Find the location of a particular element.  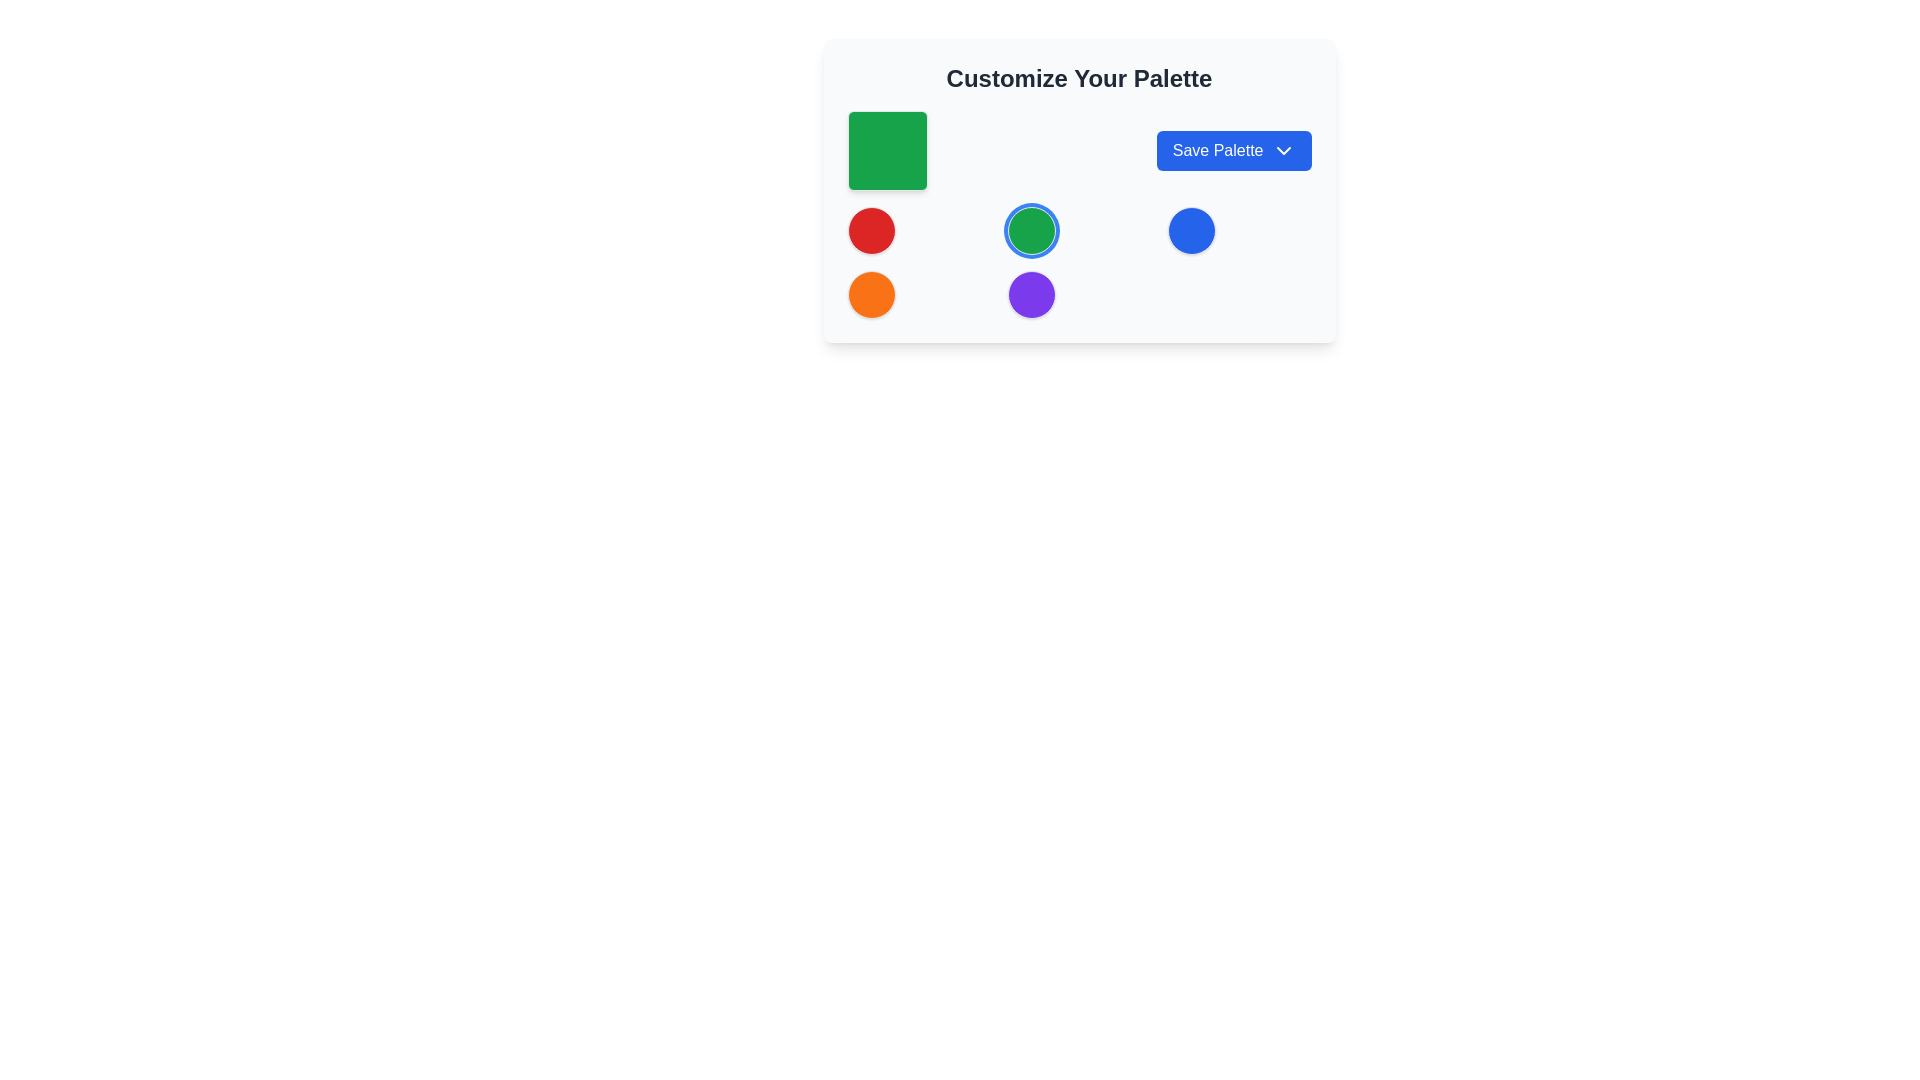

the circular purple button located in the bottom row and middle column of the grid layout is located at coordinates (1031, 294).